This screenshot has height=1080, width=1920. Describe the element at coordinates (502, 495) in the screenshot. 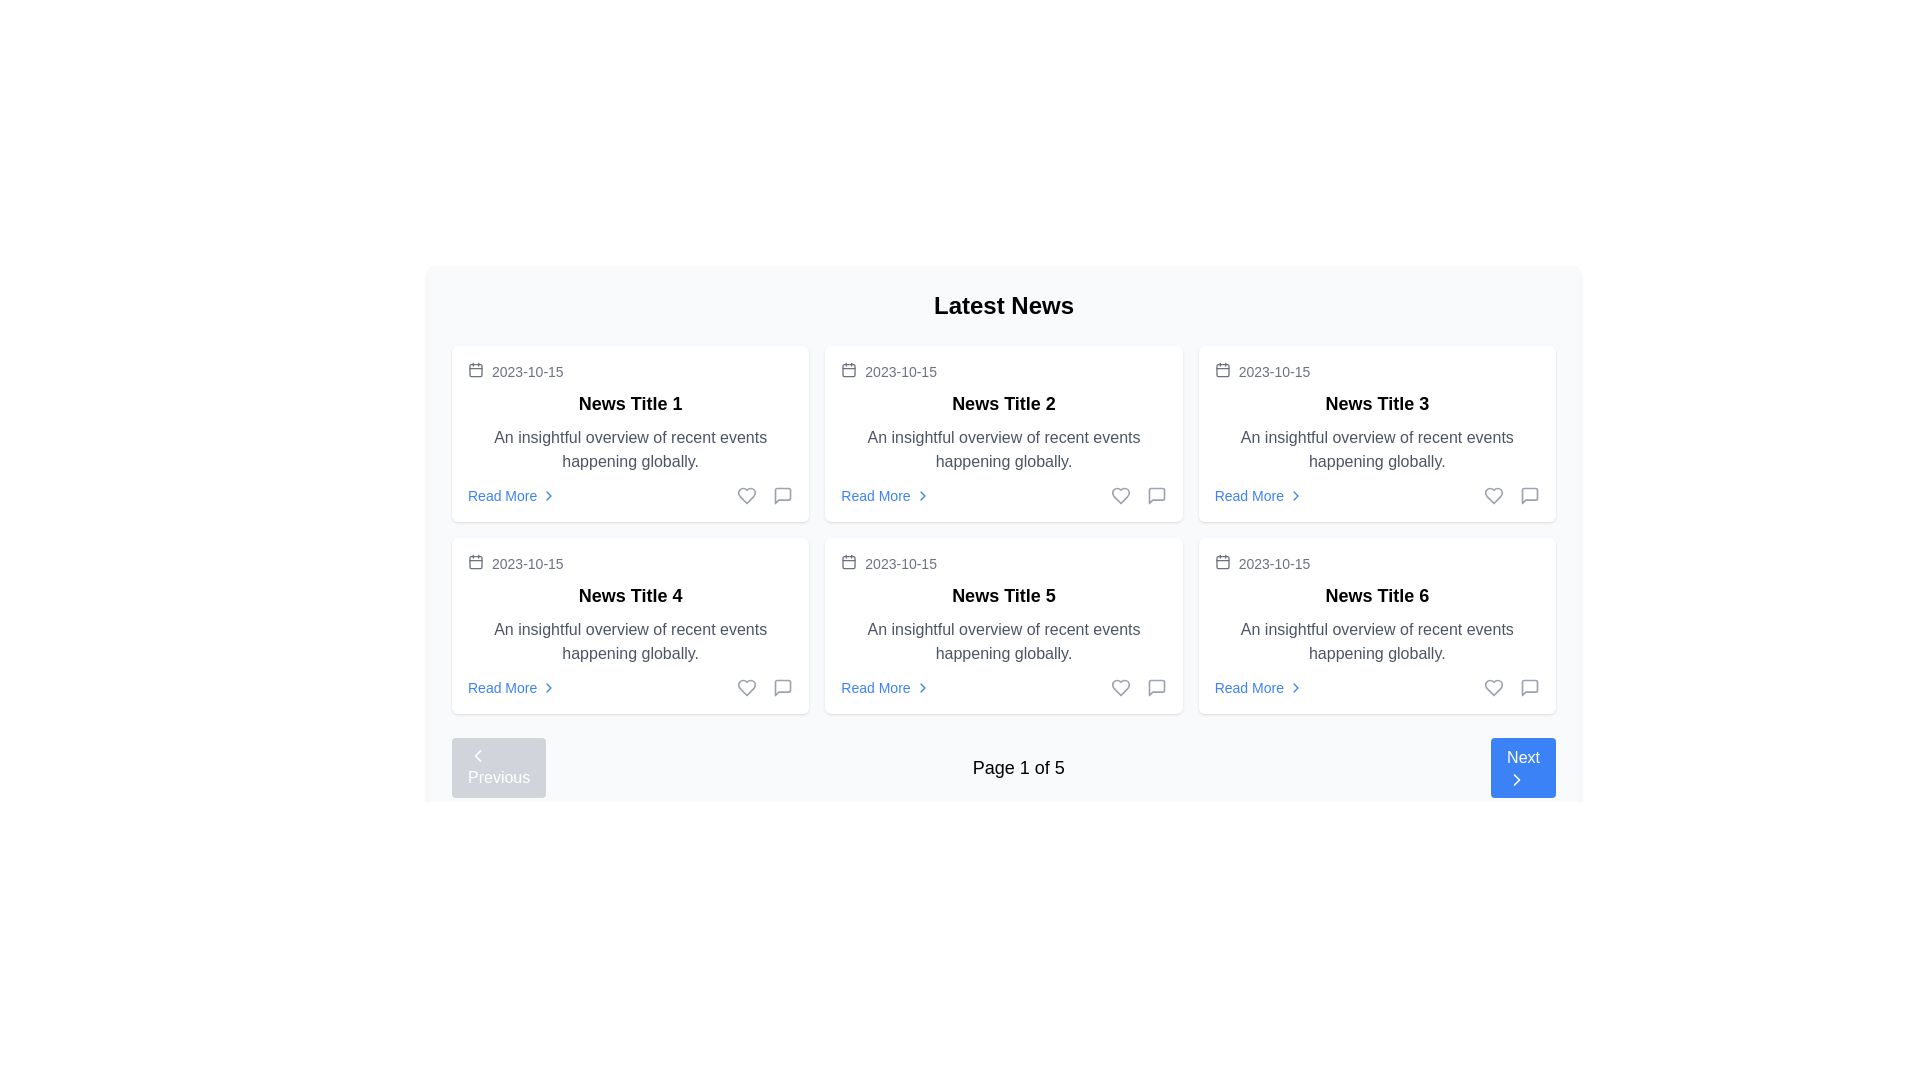

I see `the interactive hyperlink text 'Read More' styled in blue, located at the bottom-left of the top-left news card in a 2x3 grid` at that location.